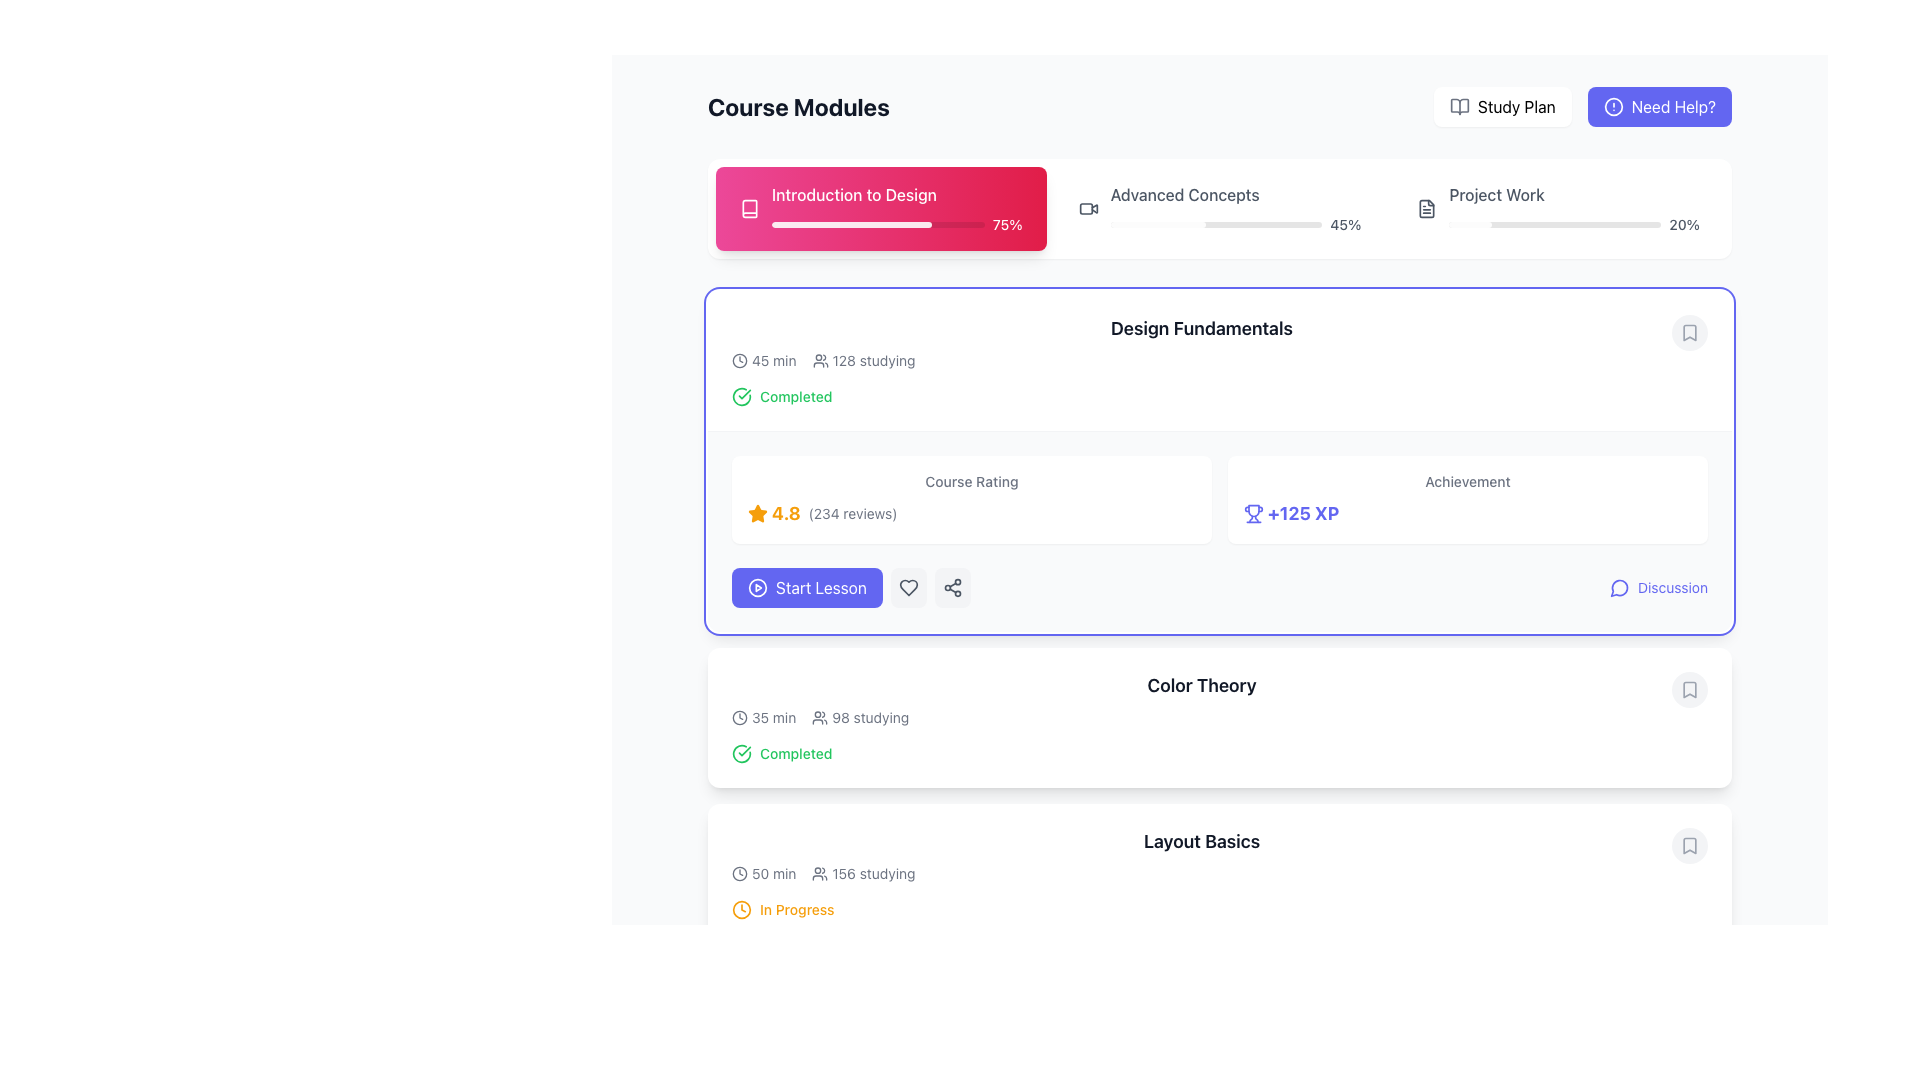 The height and width of the screenshot is (1080, 1920). What do you see at coordinates (1554, 224) in the screenshot?
I see `the light gray background track of the progress bar located under the 'Project Work' section` at bounding box center [1554, 224].